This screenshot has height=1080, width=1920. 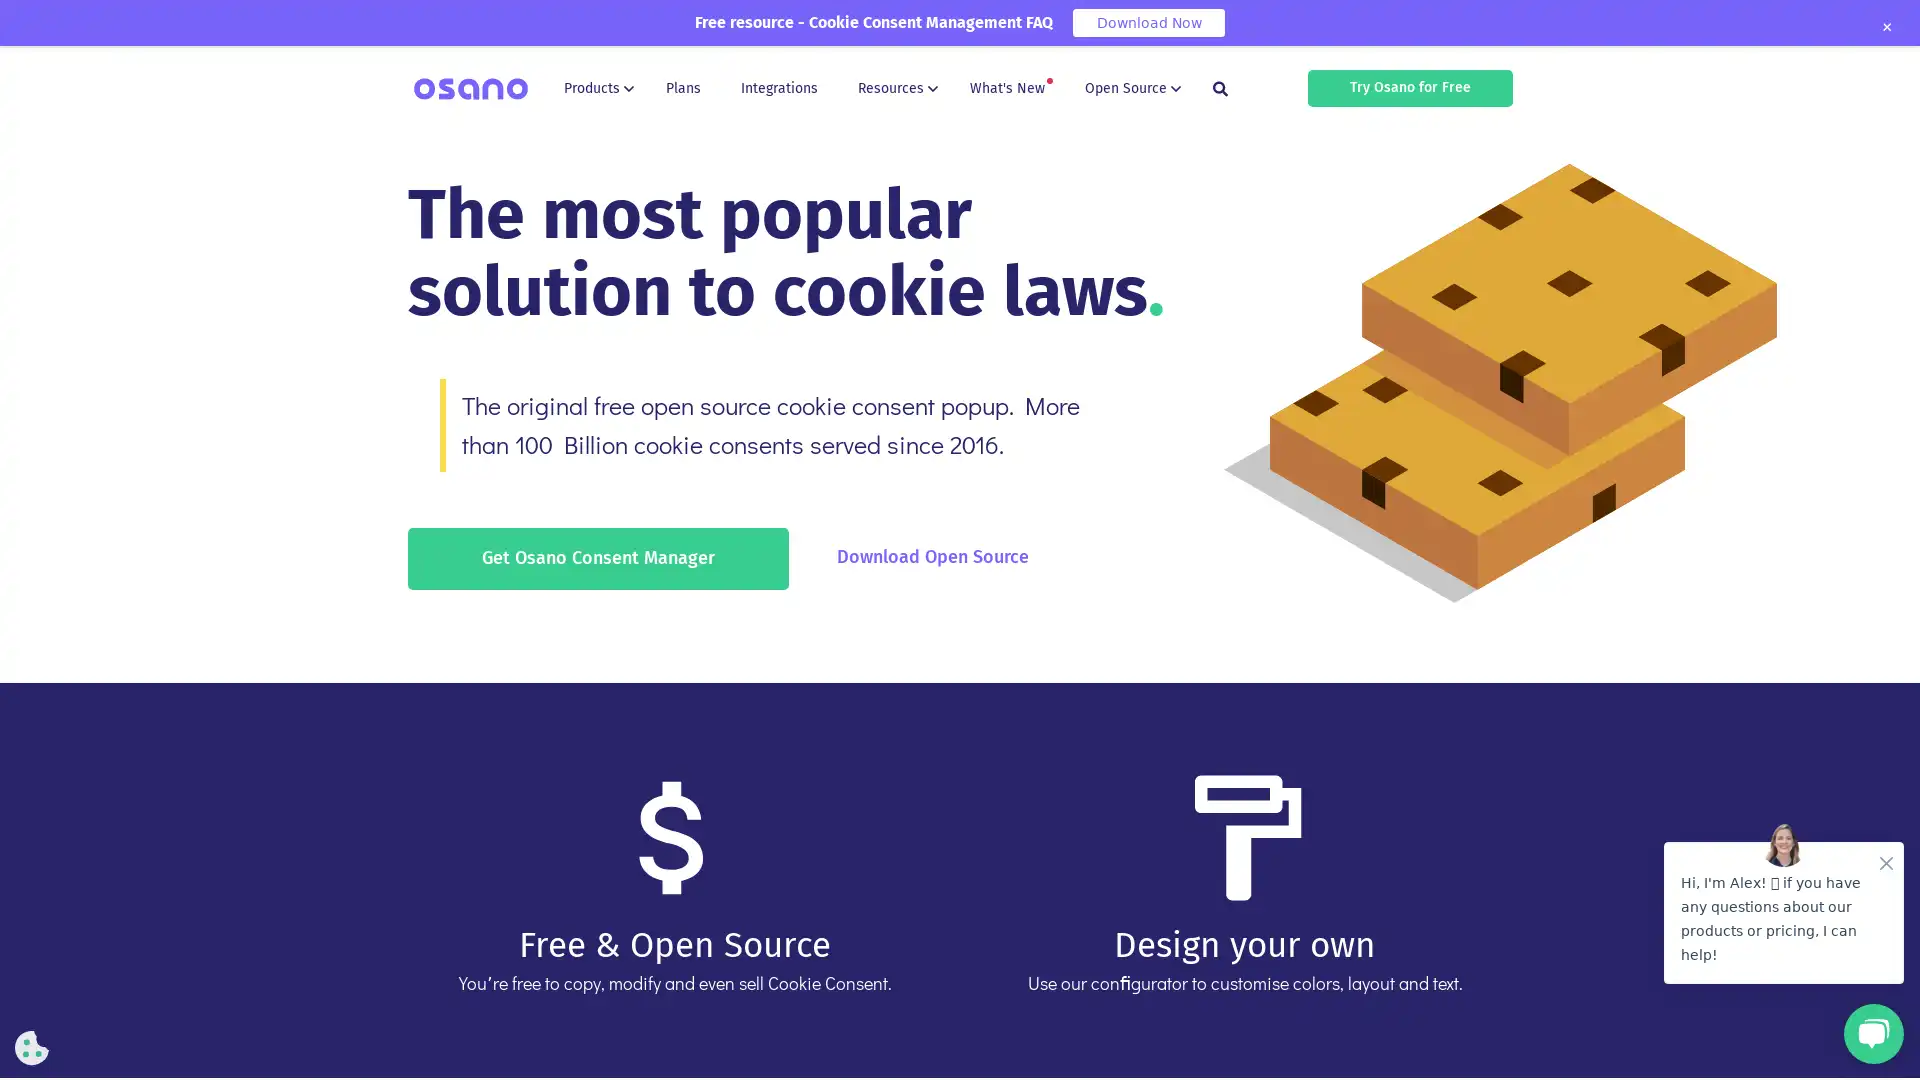 I want to click on Cookie Preferences, so click(x=32, y=1047).